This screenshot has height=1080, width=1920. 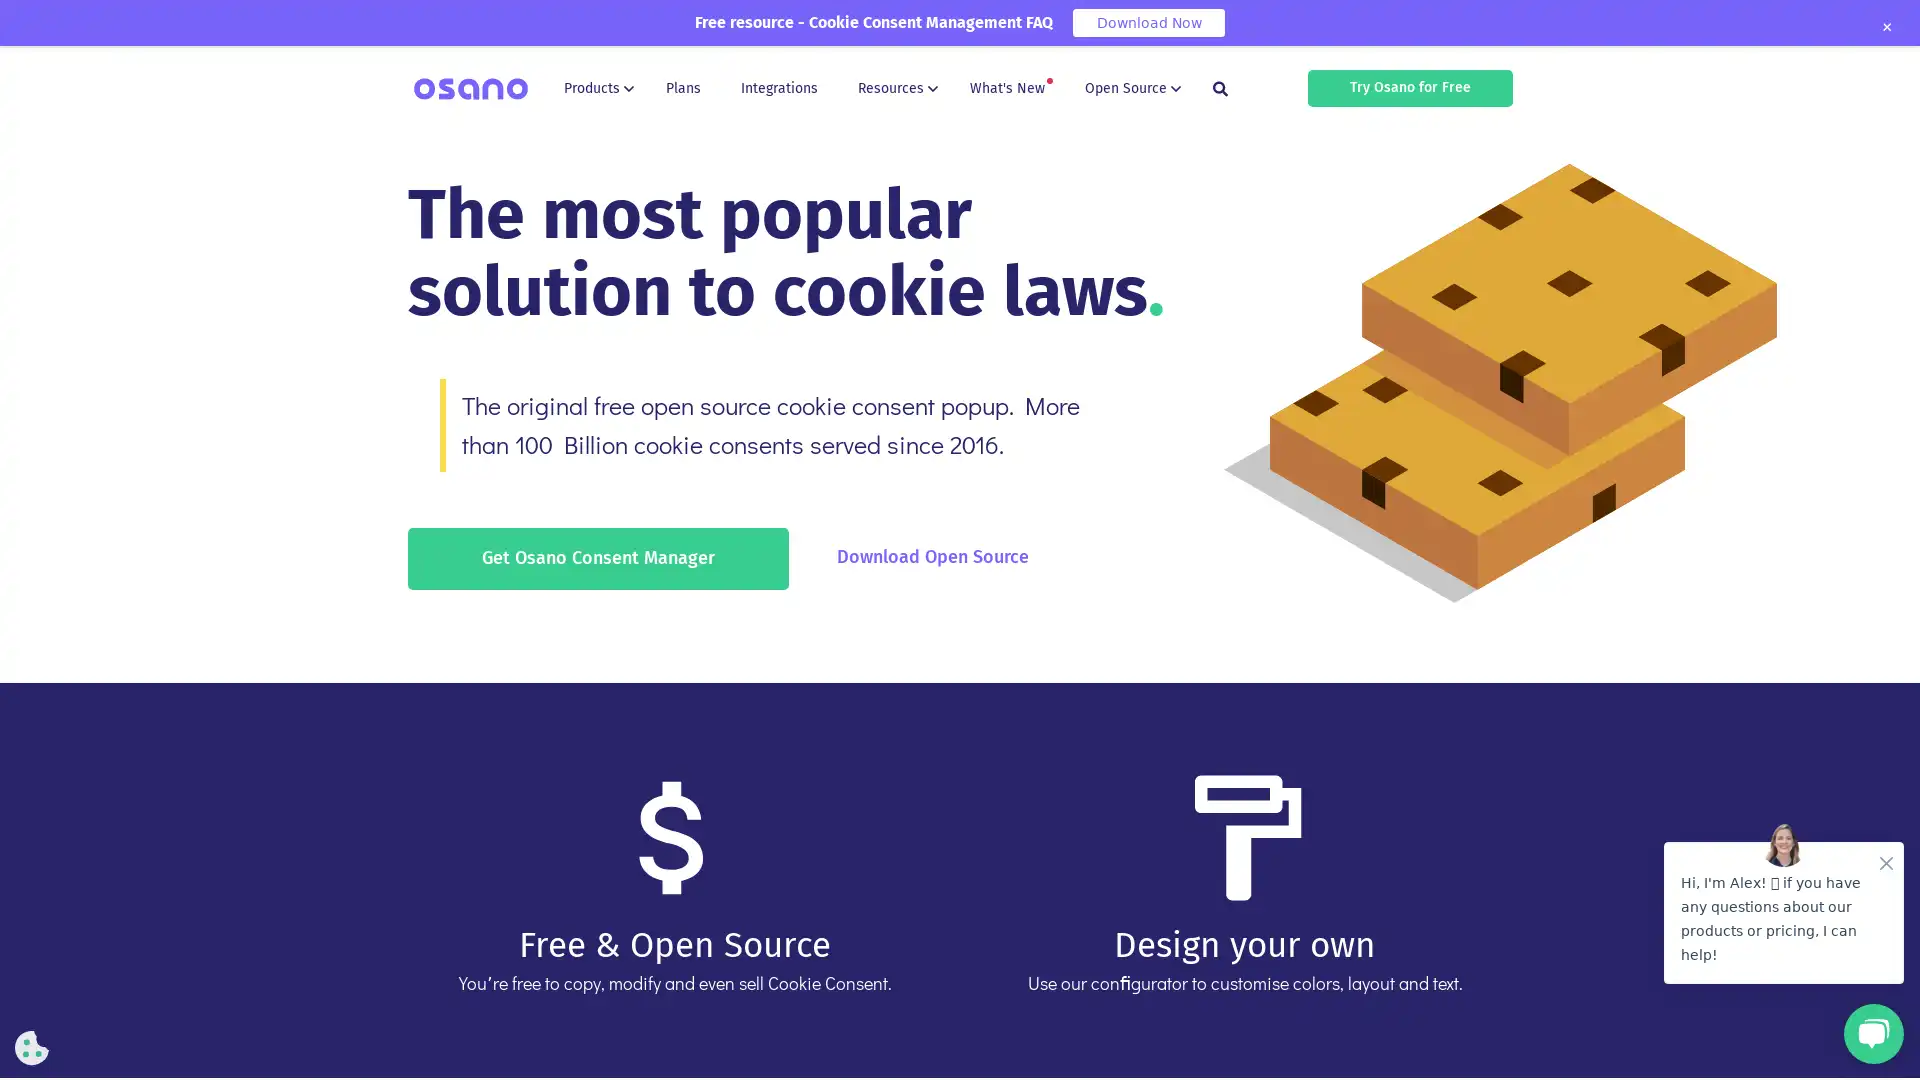 I want to click on Cookie Preferences, so click(x=32, y=1047).